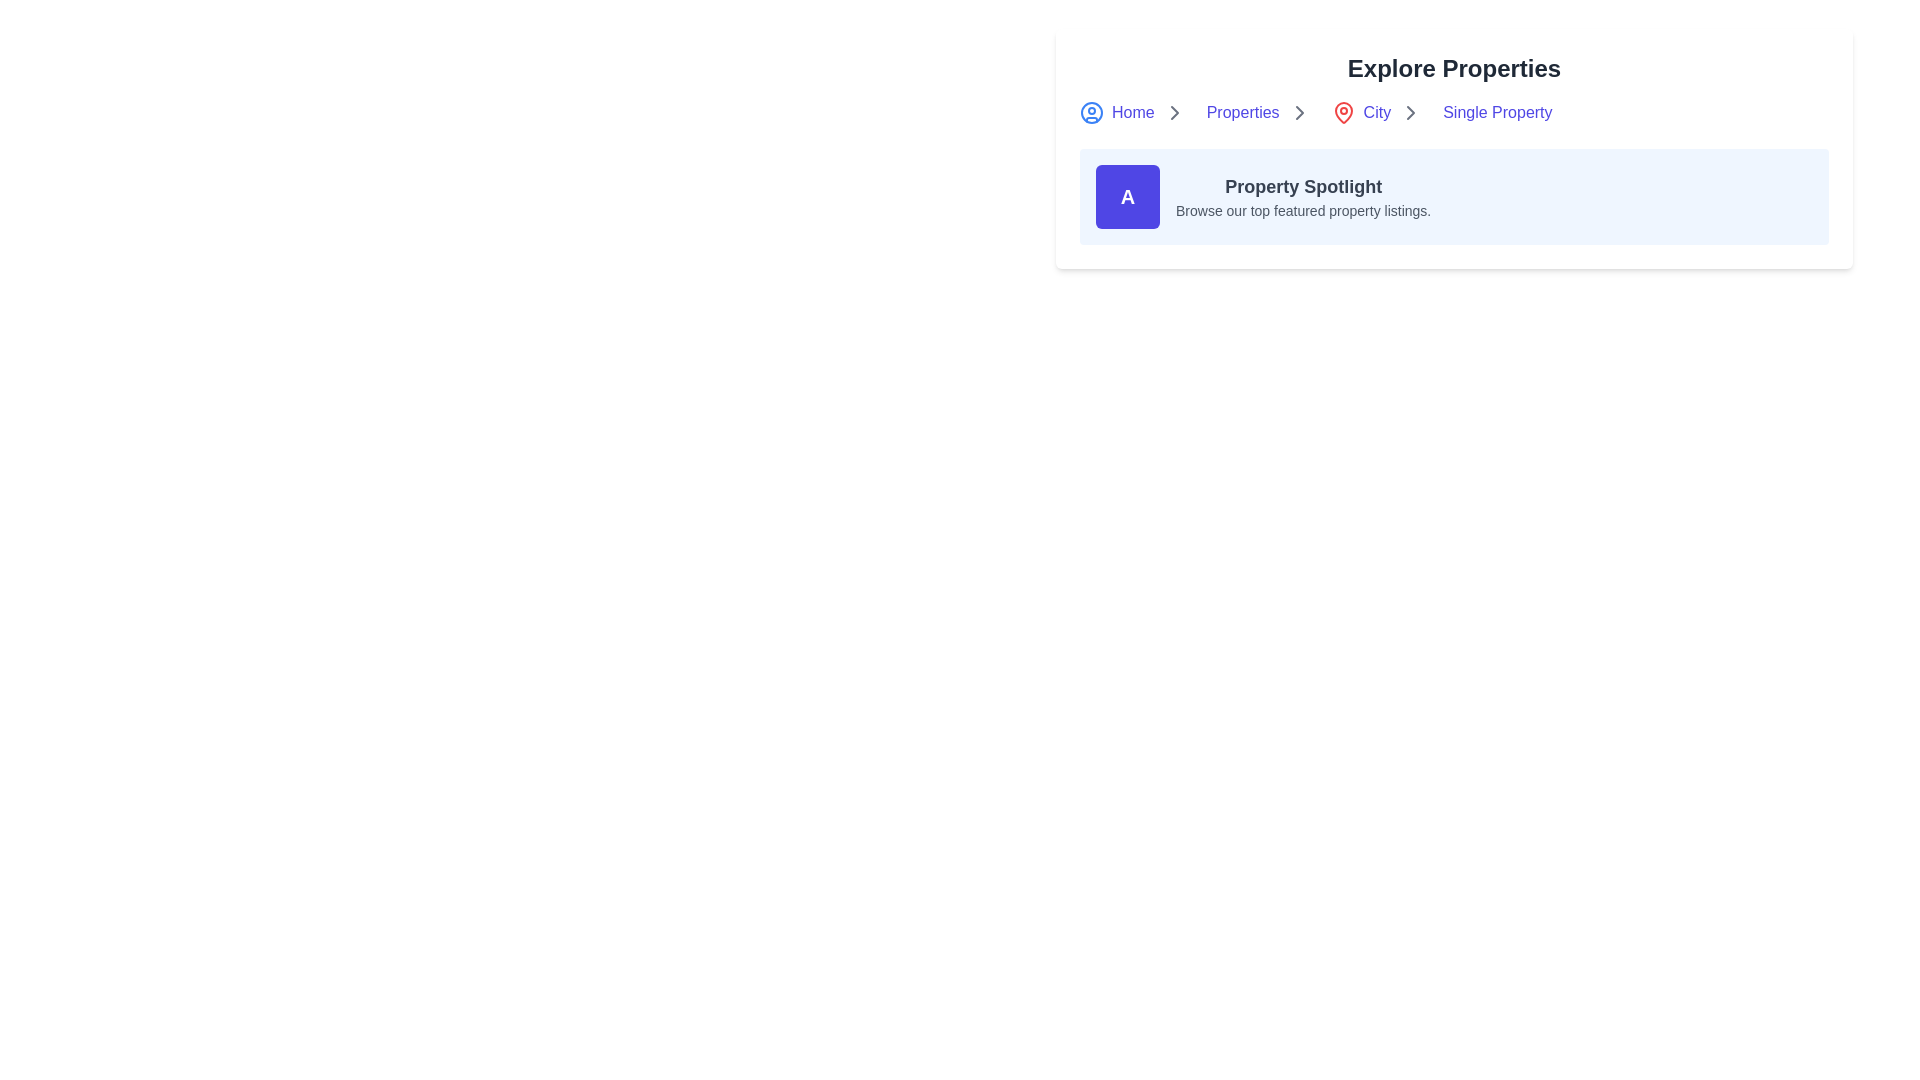  I want to click on the 'City' breadcrumb icon located in the breadcrumb navigation bar, which serves as a graphical marker in the navigation hierarchy, so click(1343, 112).